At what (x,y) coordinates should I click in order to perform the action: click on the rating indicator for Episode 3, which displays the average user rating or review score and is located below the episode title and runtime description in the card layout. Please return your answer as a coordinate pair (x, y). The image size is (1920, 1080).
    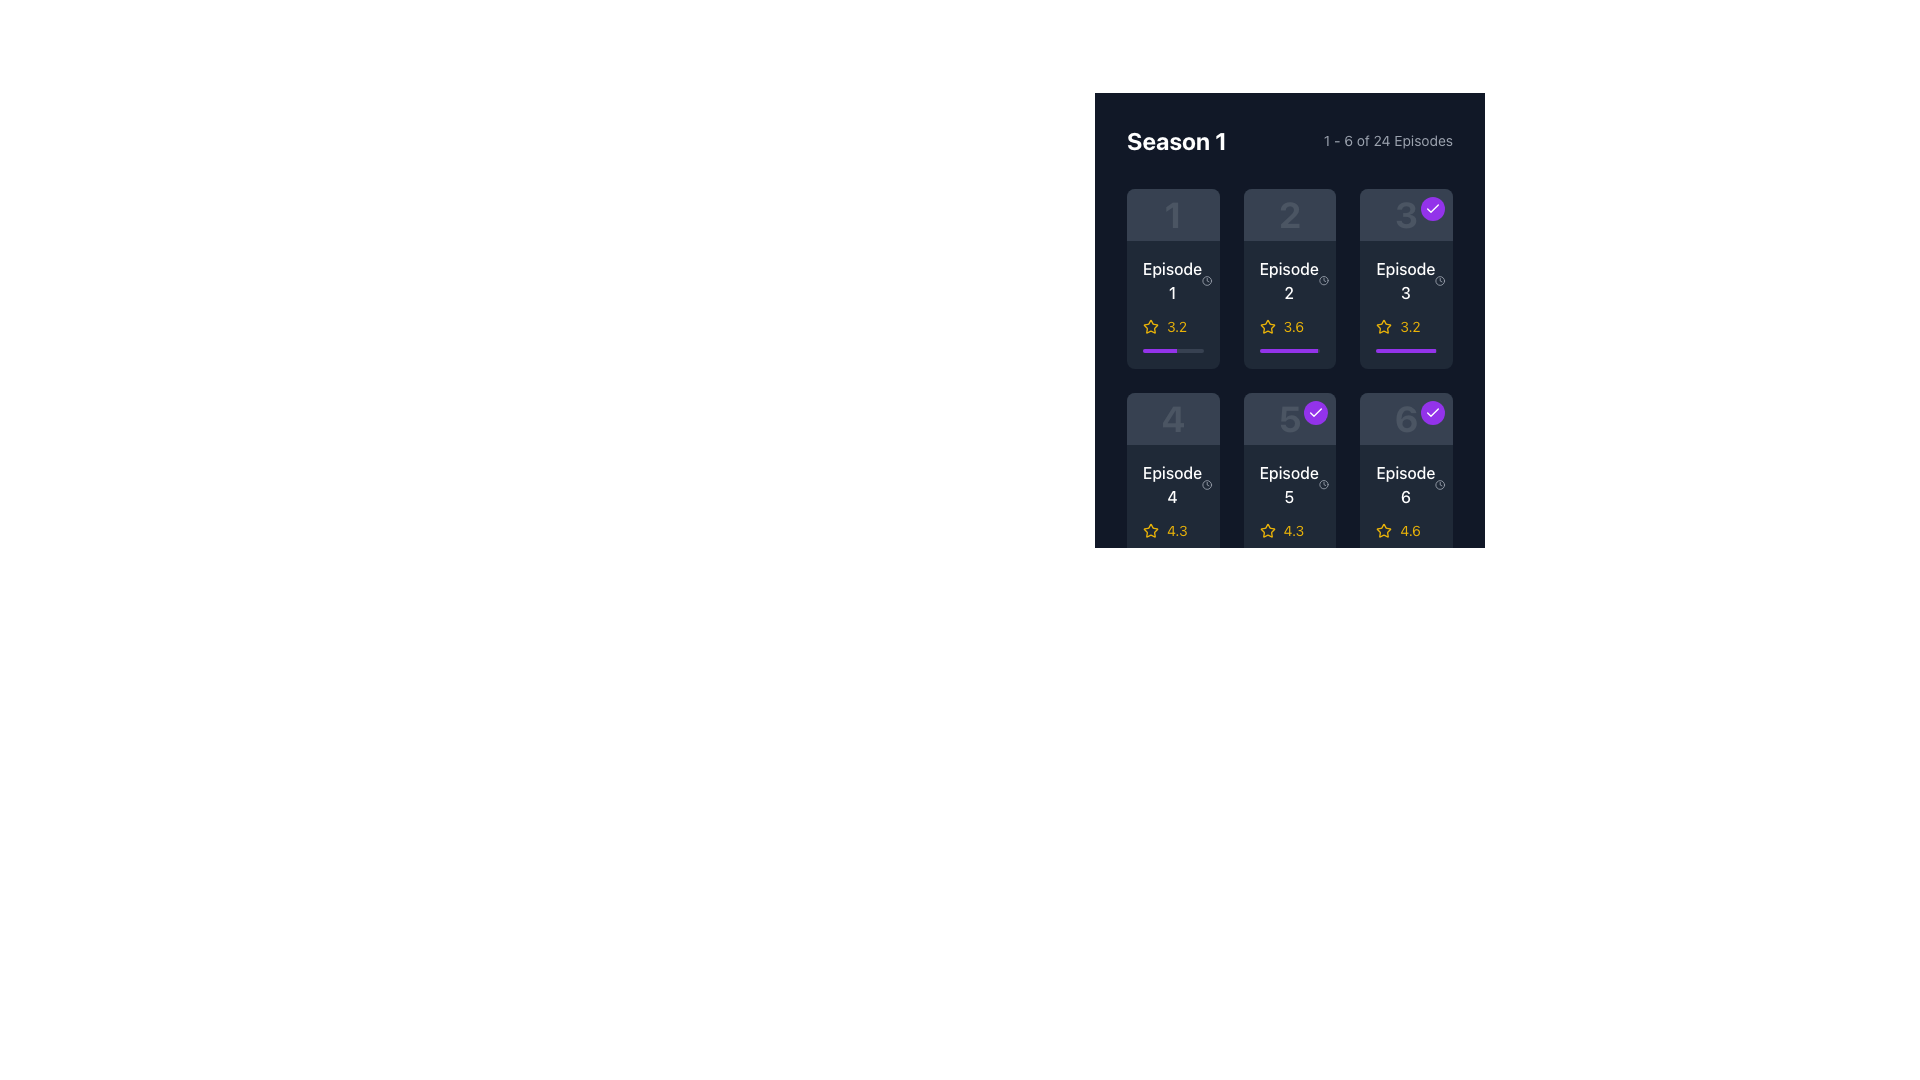
    Looking at the image, I should click on (1405, 326).